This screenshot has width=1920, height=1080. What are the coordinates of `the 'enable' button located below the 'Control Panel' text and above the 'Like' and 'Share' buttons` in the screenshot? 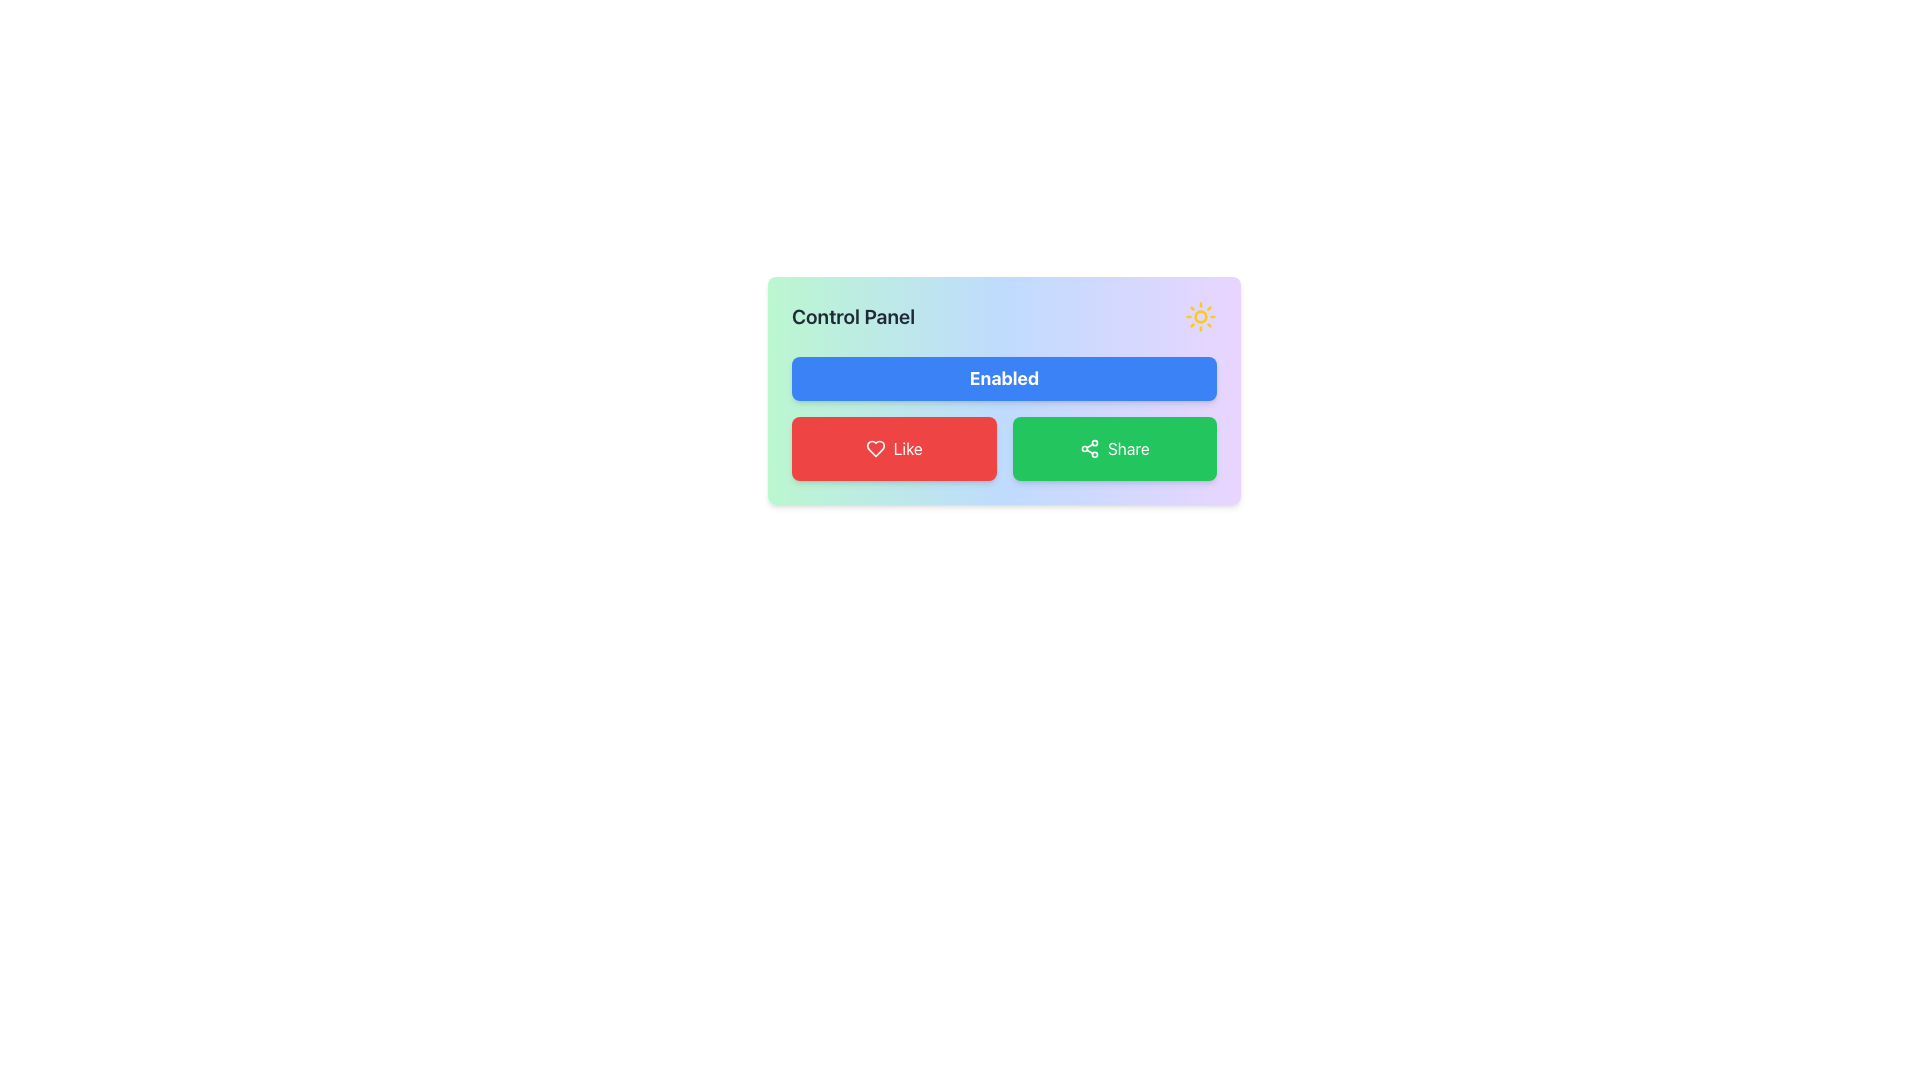 It's located at (1004, 378).